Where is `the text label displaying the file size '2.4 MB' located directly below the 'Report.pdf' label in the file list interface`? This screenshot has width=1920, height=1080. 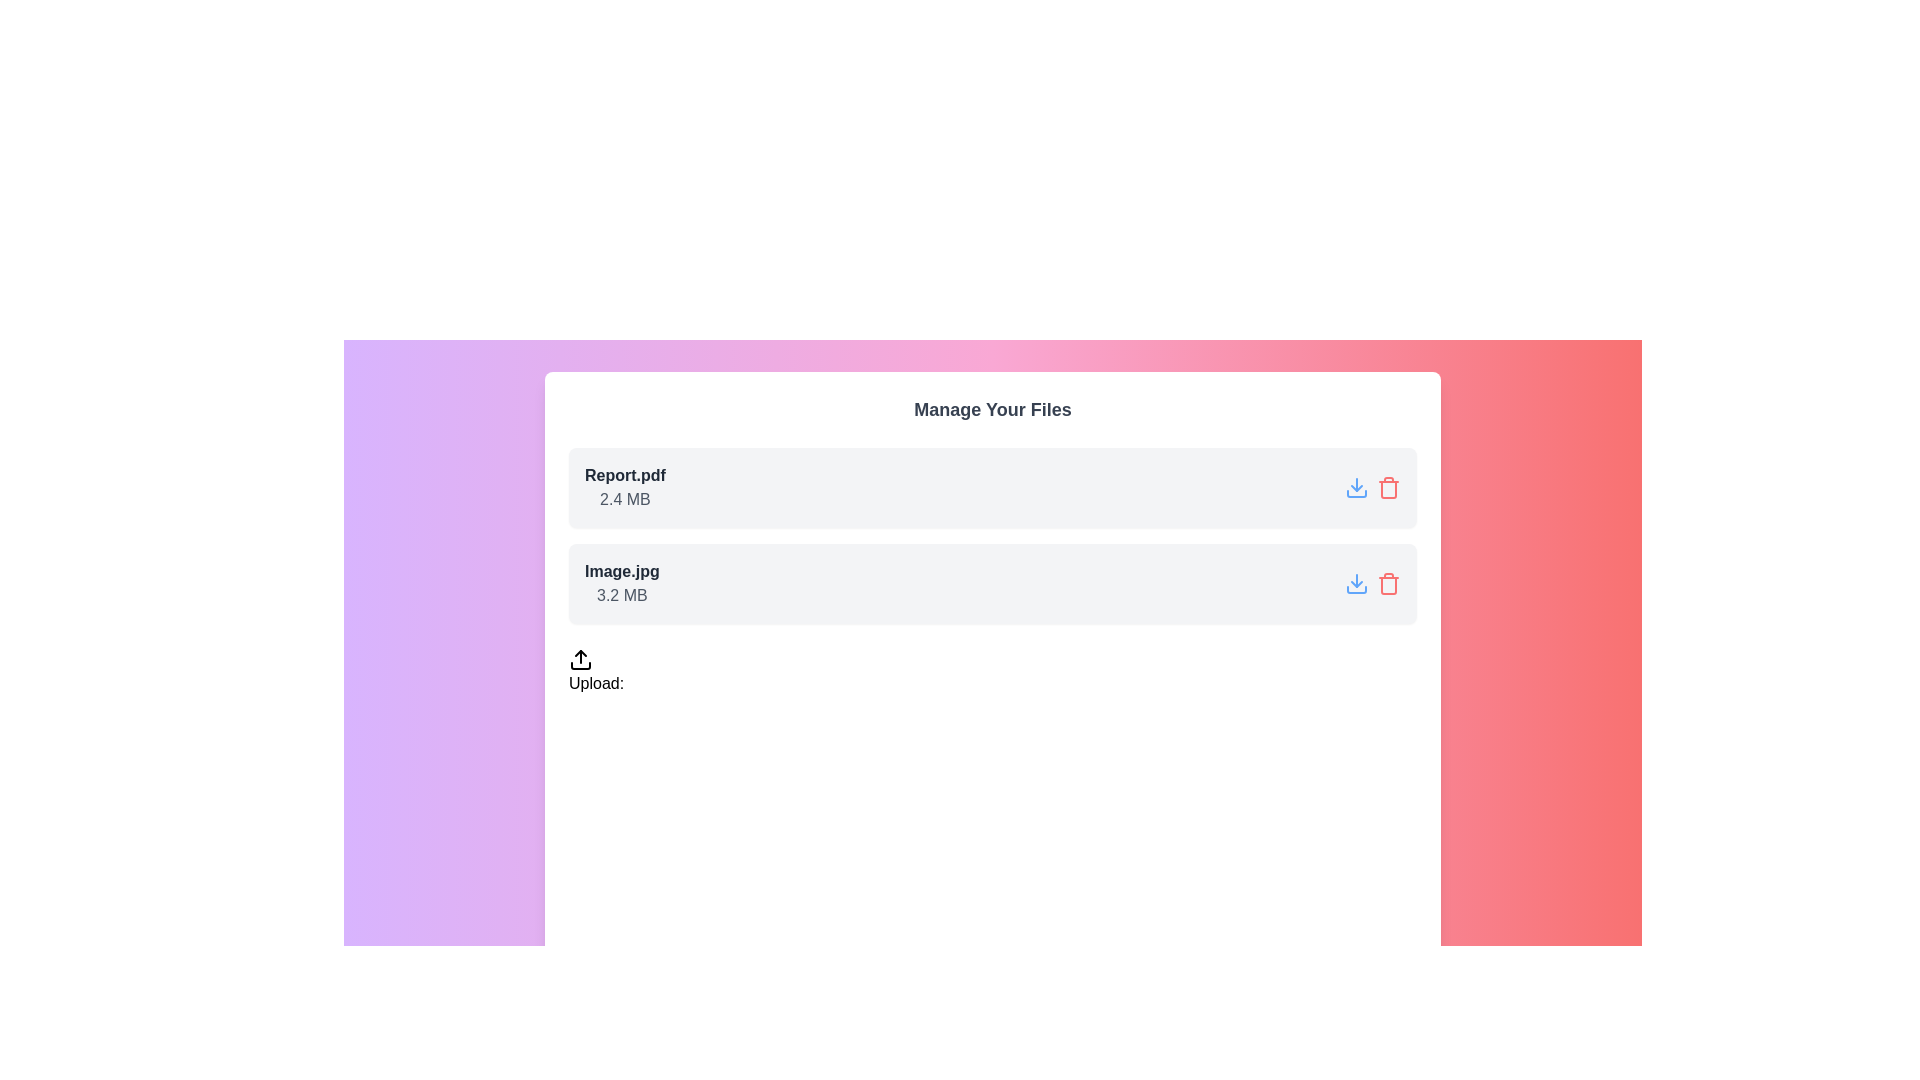
the text label displaying the file size '2.4 MB' located directly below the 'Report.pdf' label in the file list interface is located at coordinates (624, 499).